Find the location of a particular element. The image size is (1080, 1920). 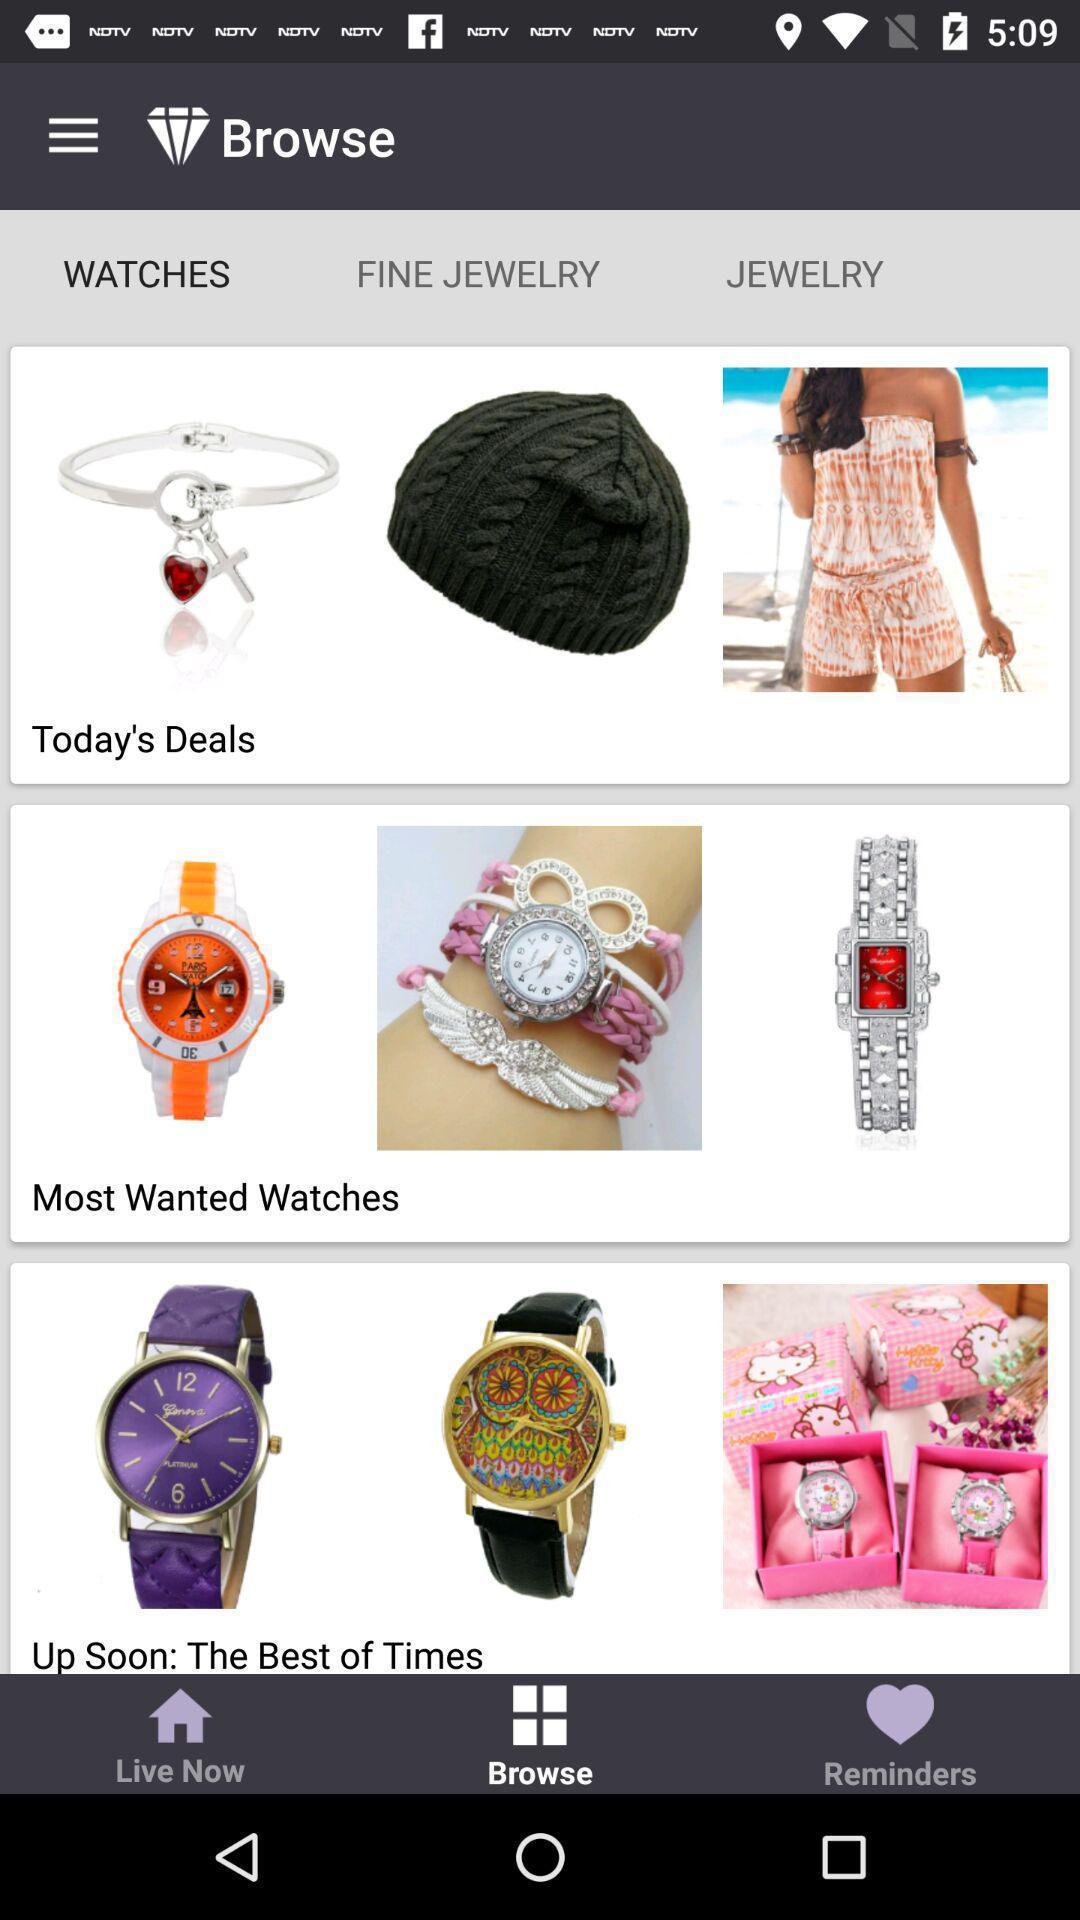

fine jewelry app is located at coordinates (478, 272).